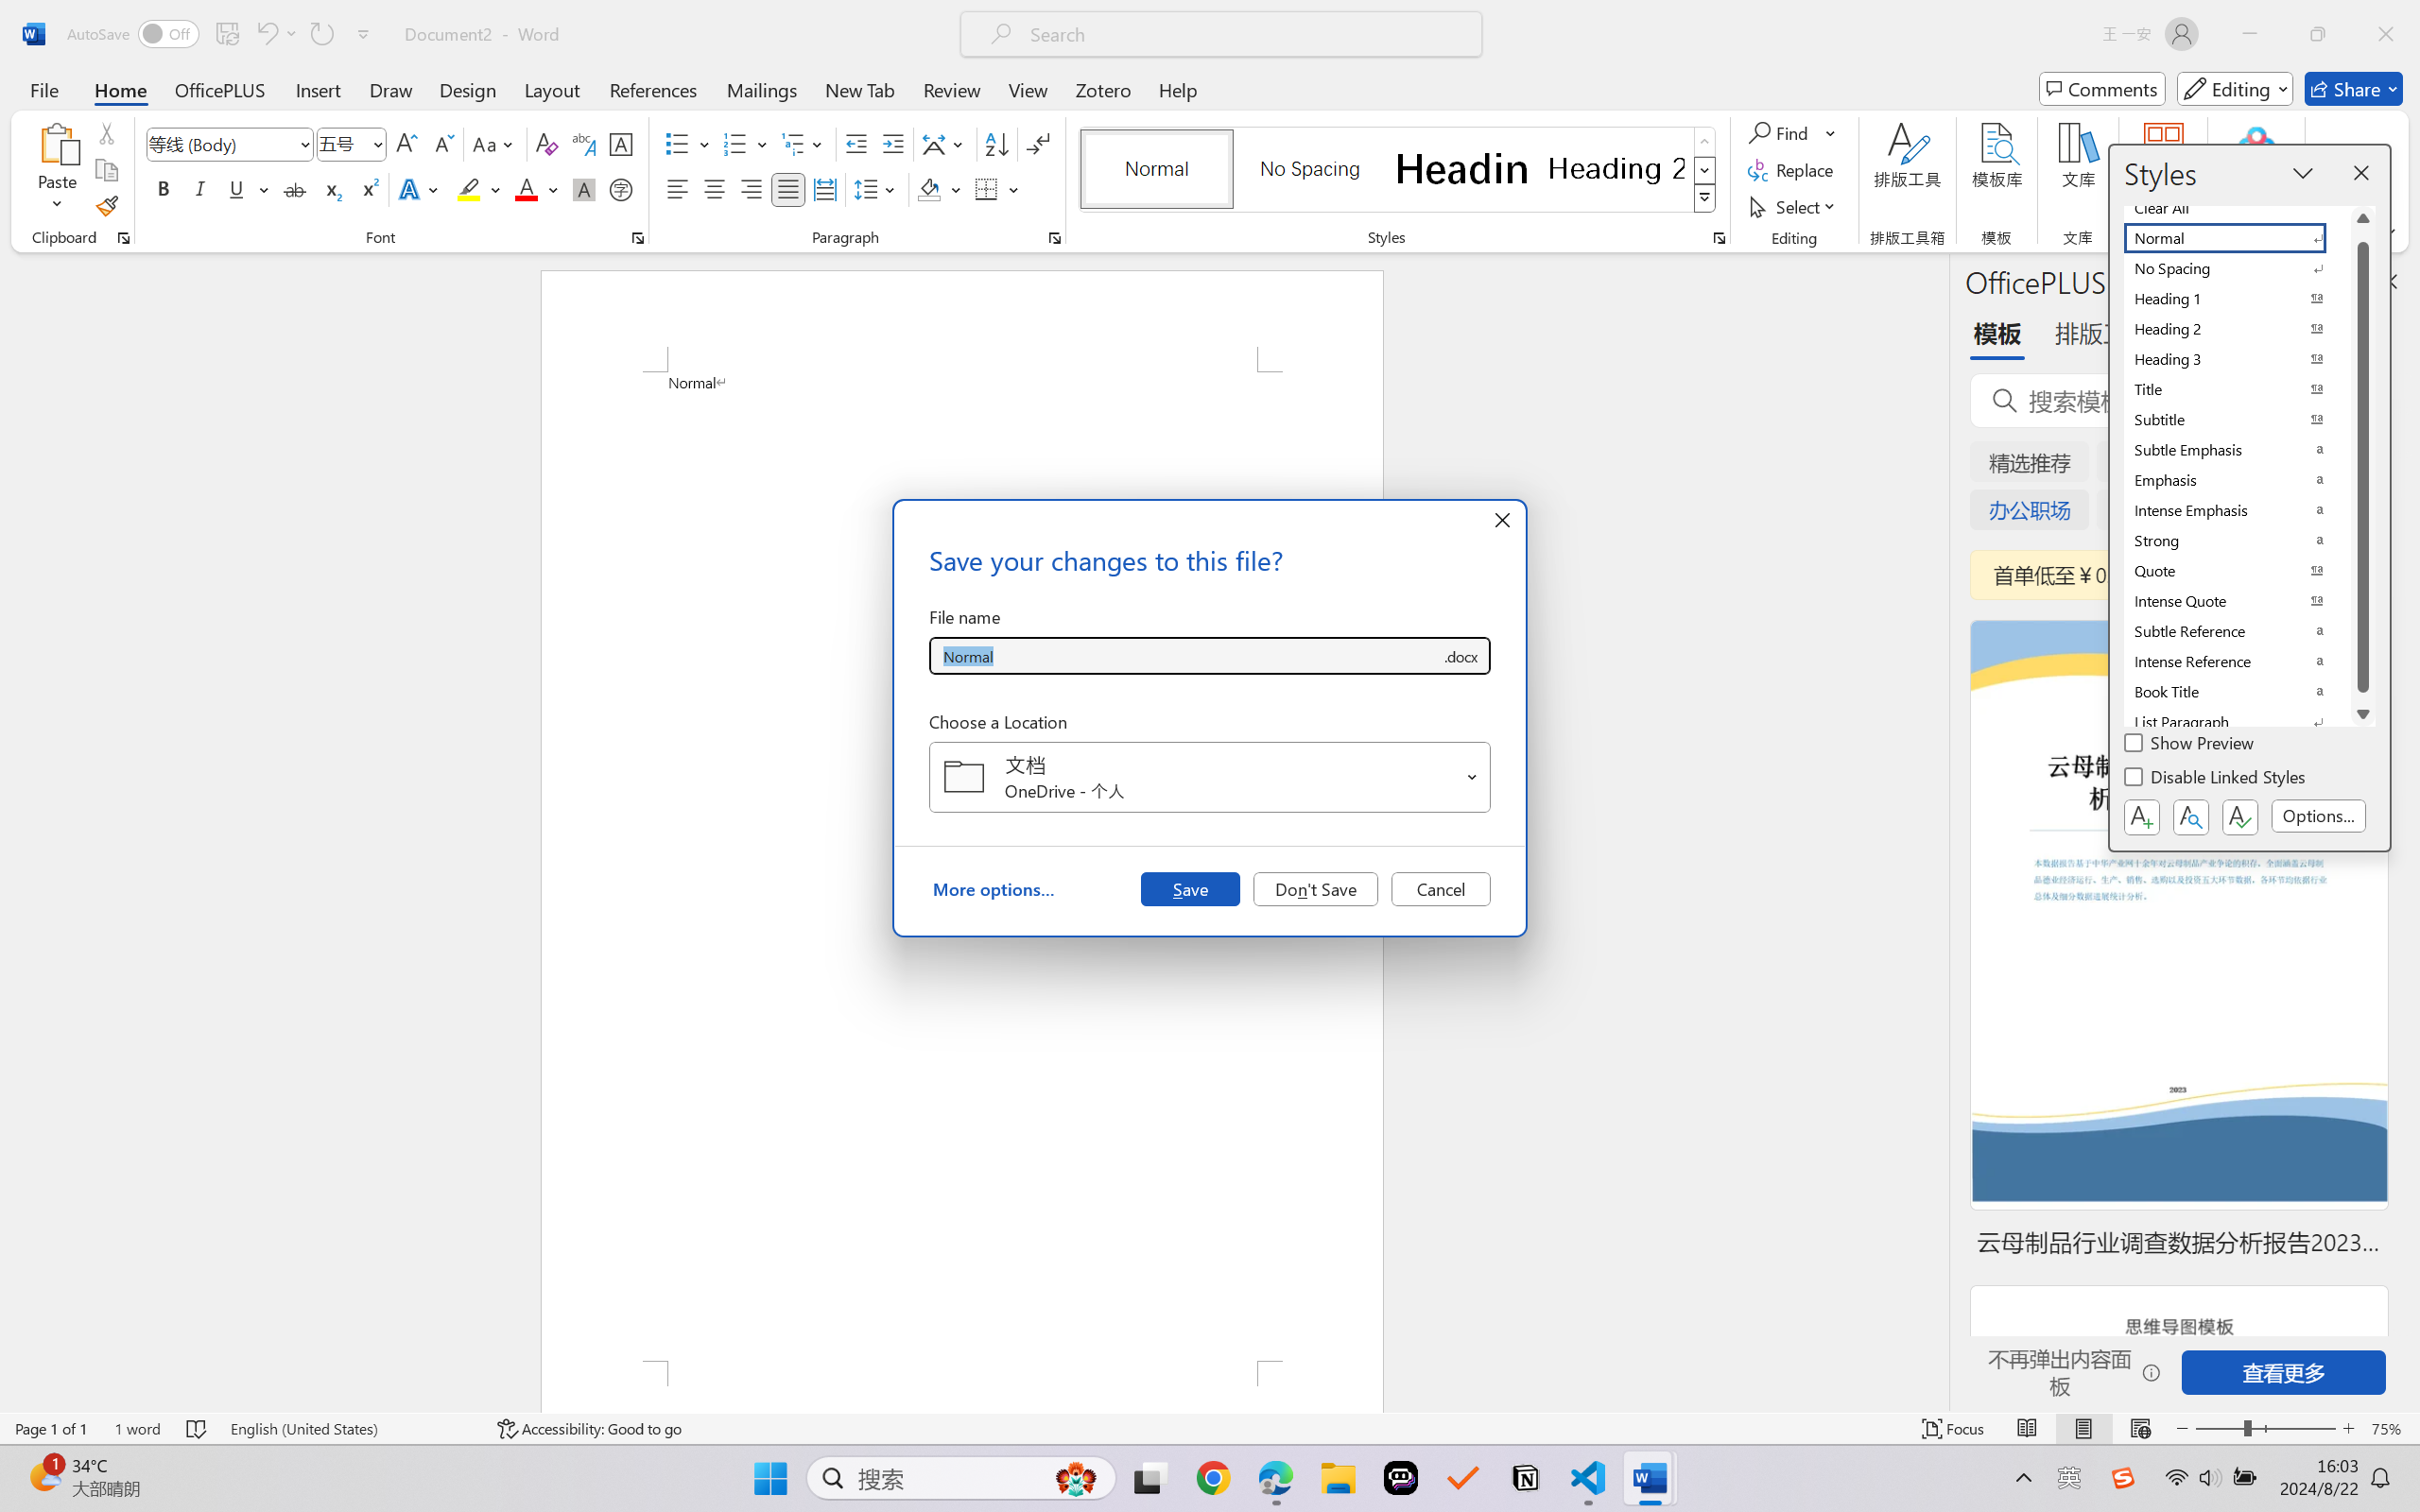 The height and width of the screenshot is (1512, 2420). What do you see at coordinates (787, 188) in the screenshot?
I see `'Justify'` at bounding box center [787, 188].